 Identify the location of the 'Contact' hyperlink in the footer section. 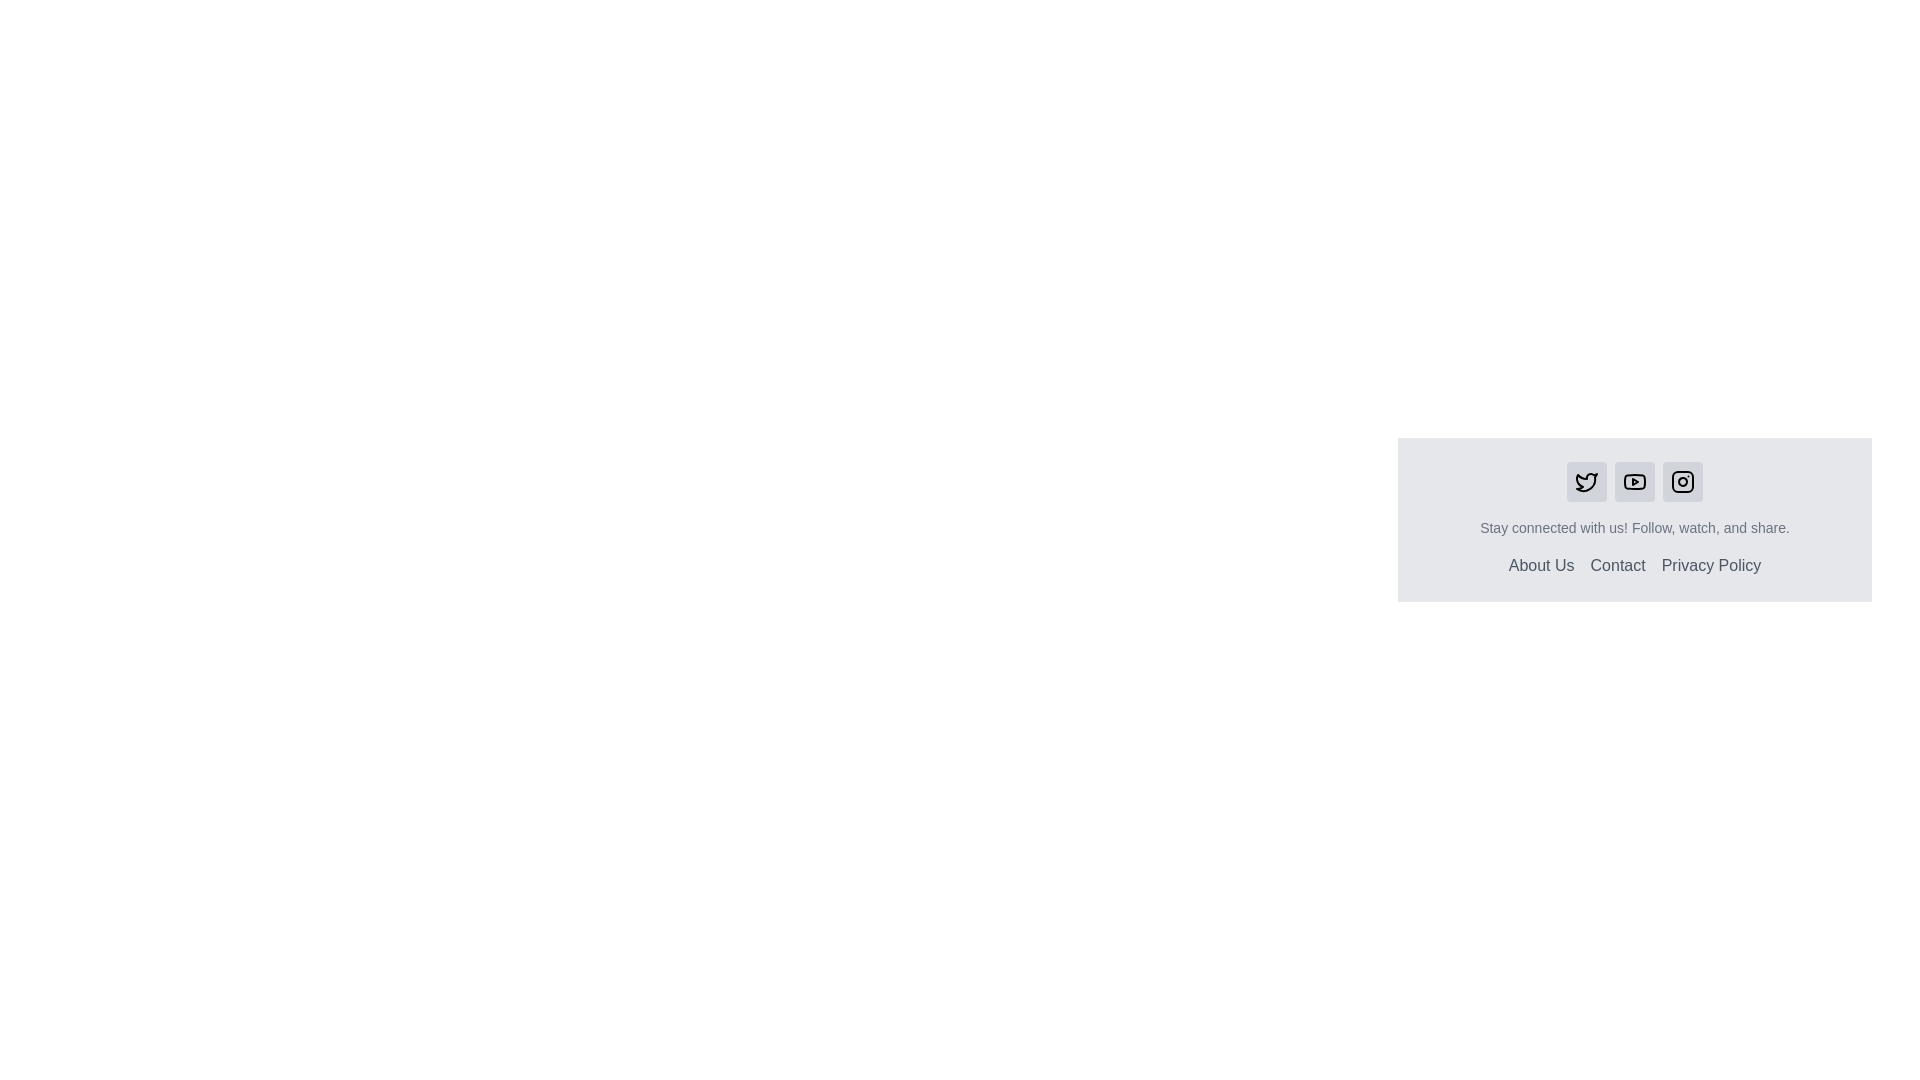
(1618, 565).